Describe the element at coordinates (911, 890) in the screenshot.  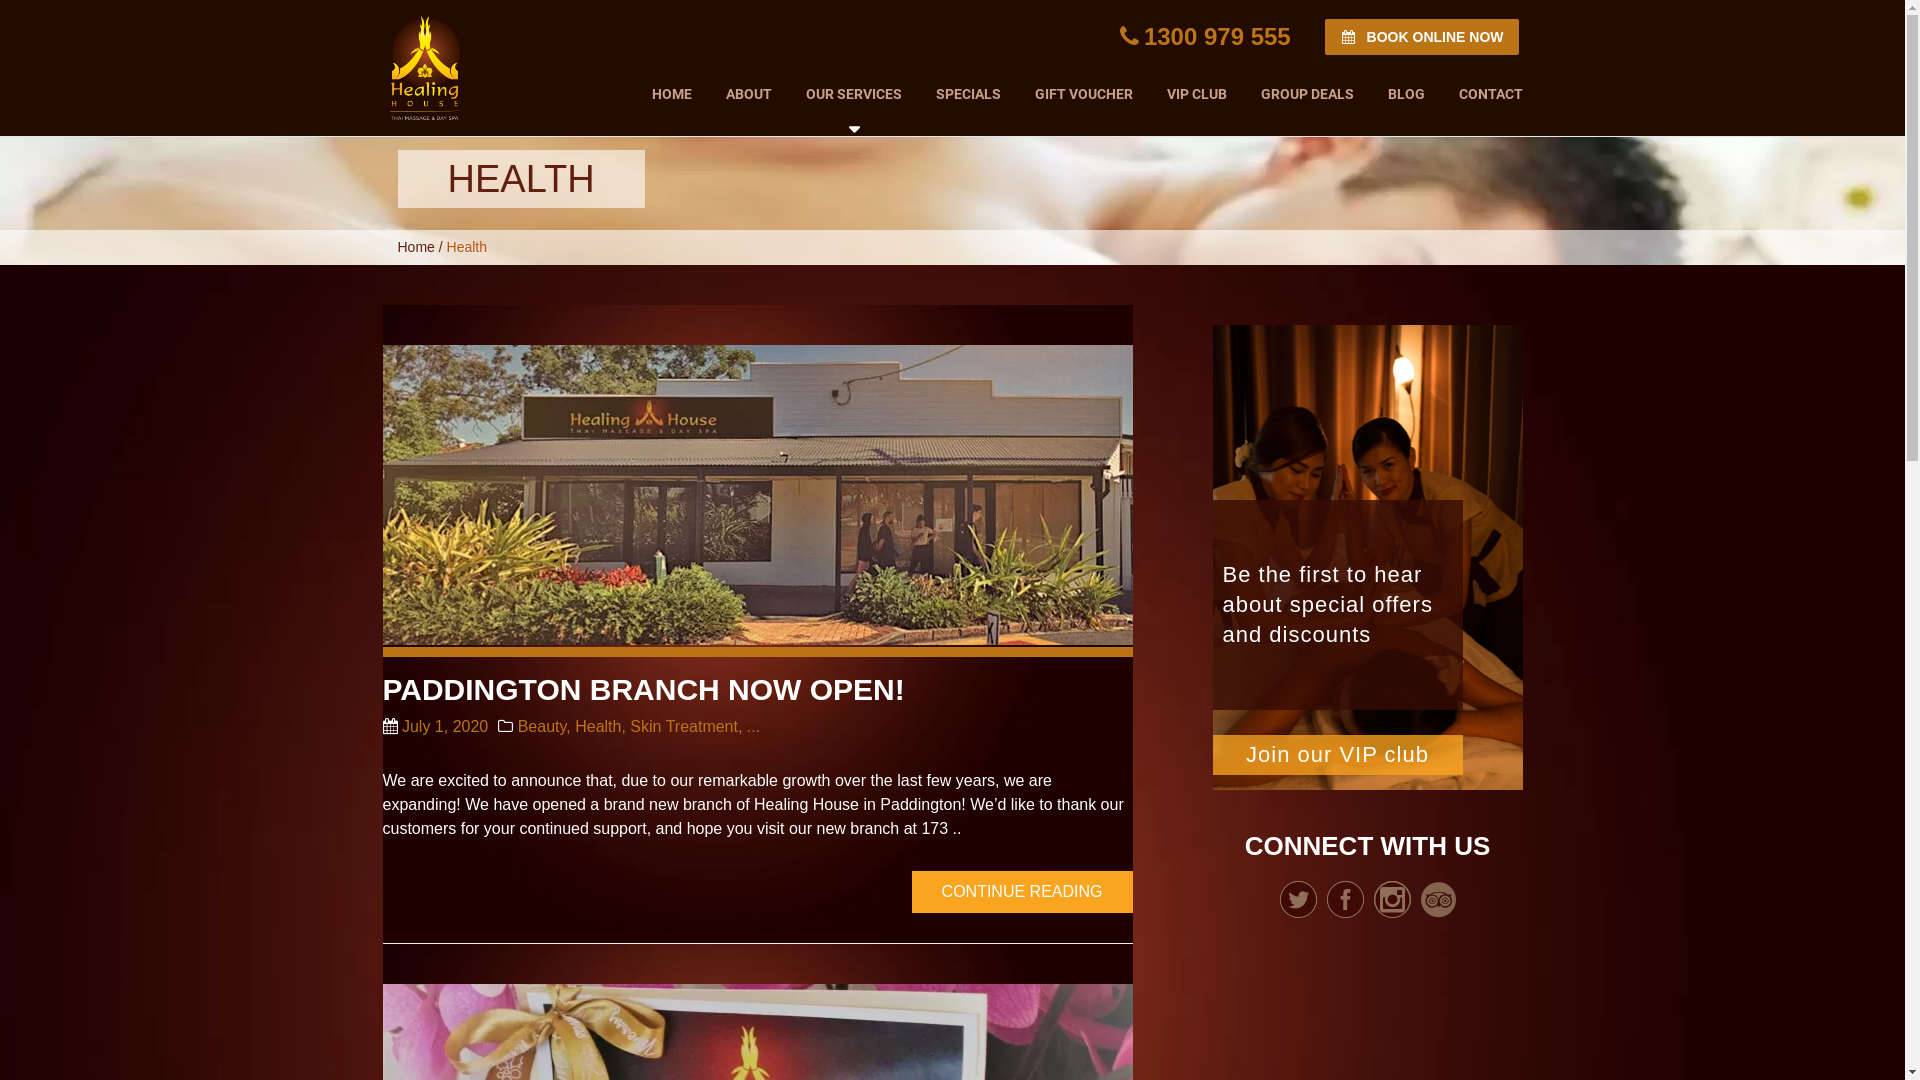
I see `'CONTINUE READING'` at that location.